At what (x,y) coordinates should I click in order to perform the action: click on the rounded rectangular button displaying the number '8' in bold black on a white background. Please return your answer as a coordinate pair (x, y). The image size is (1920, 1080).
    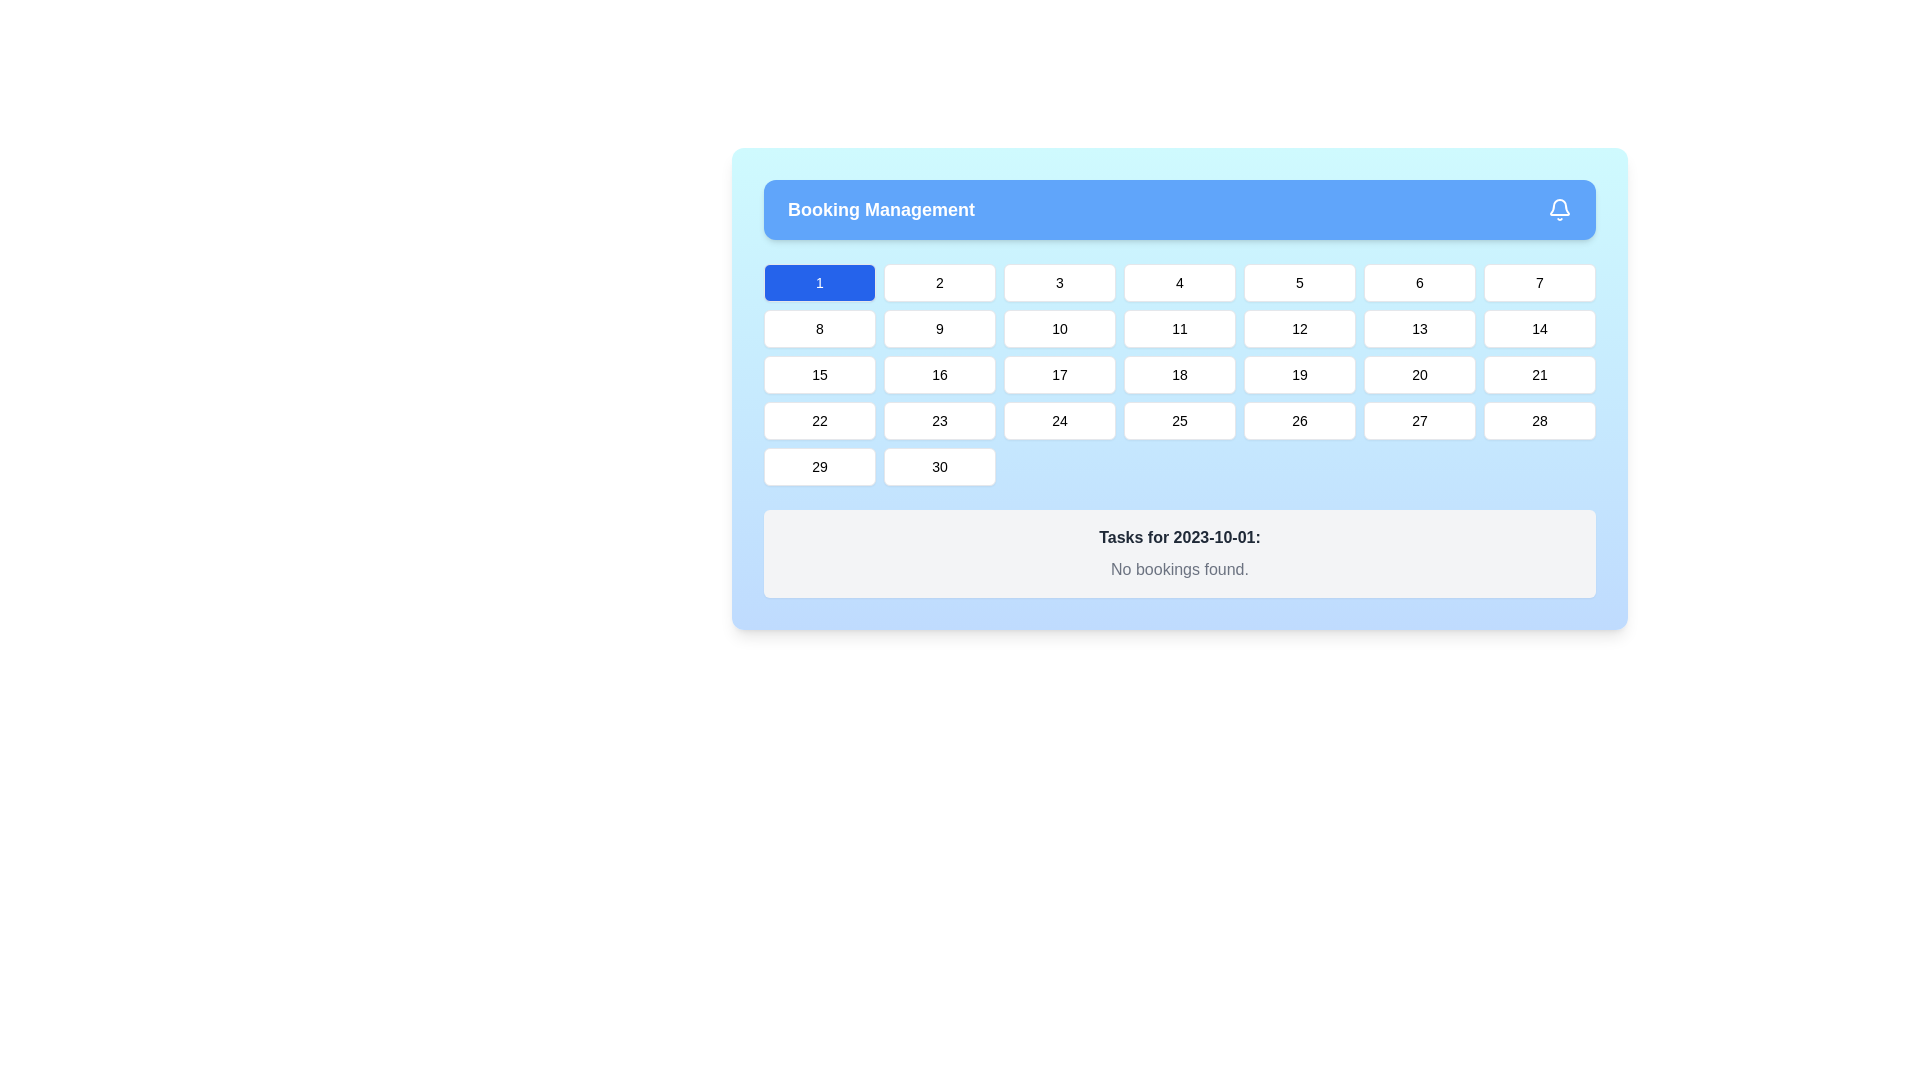
    Looking at the image, I should click on (820, 327).